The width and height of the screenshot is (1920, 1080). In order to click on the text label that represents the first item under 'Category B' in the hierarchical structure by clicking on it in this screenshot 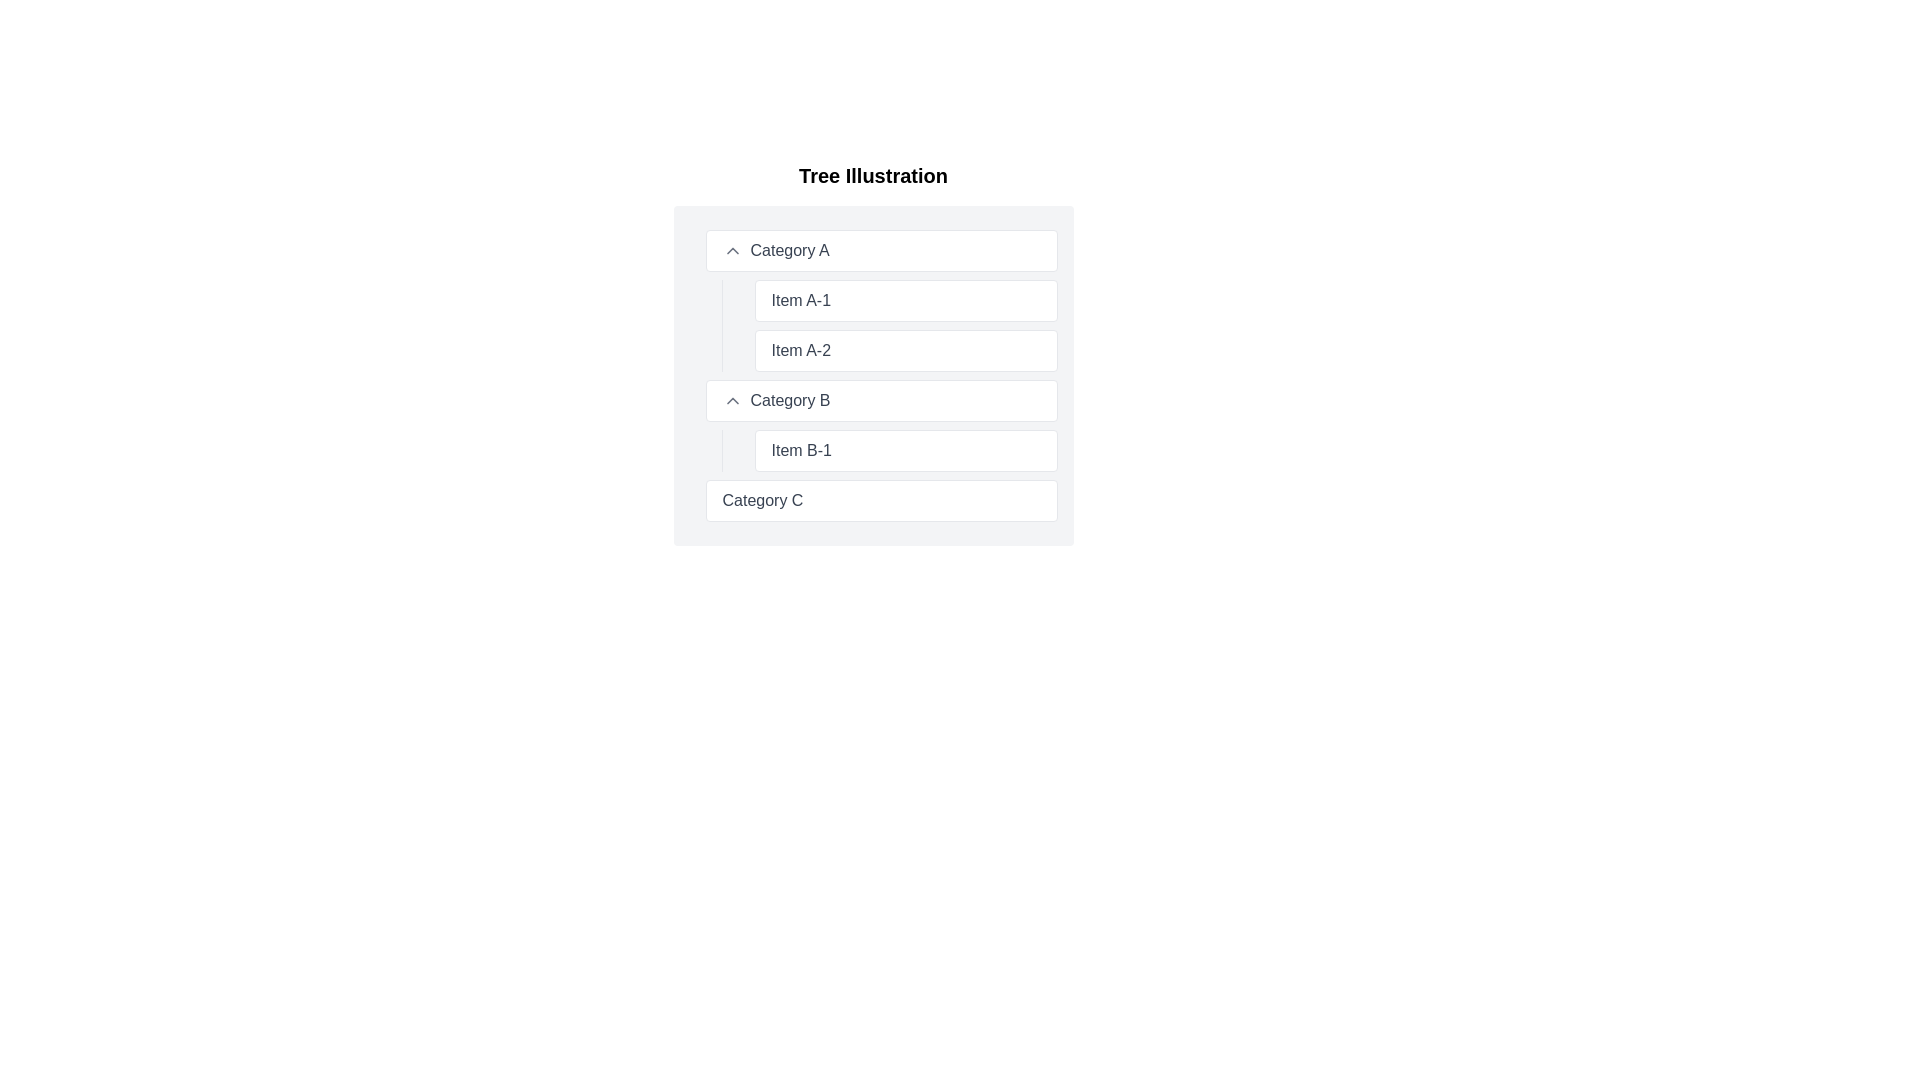, I will do `click(888, 451)`.